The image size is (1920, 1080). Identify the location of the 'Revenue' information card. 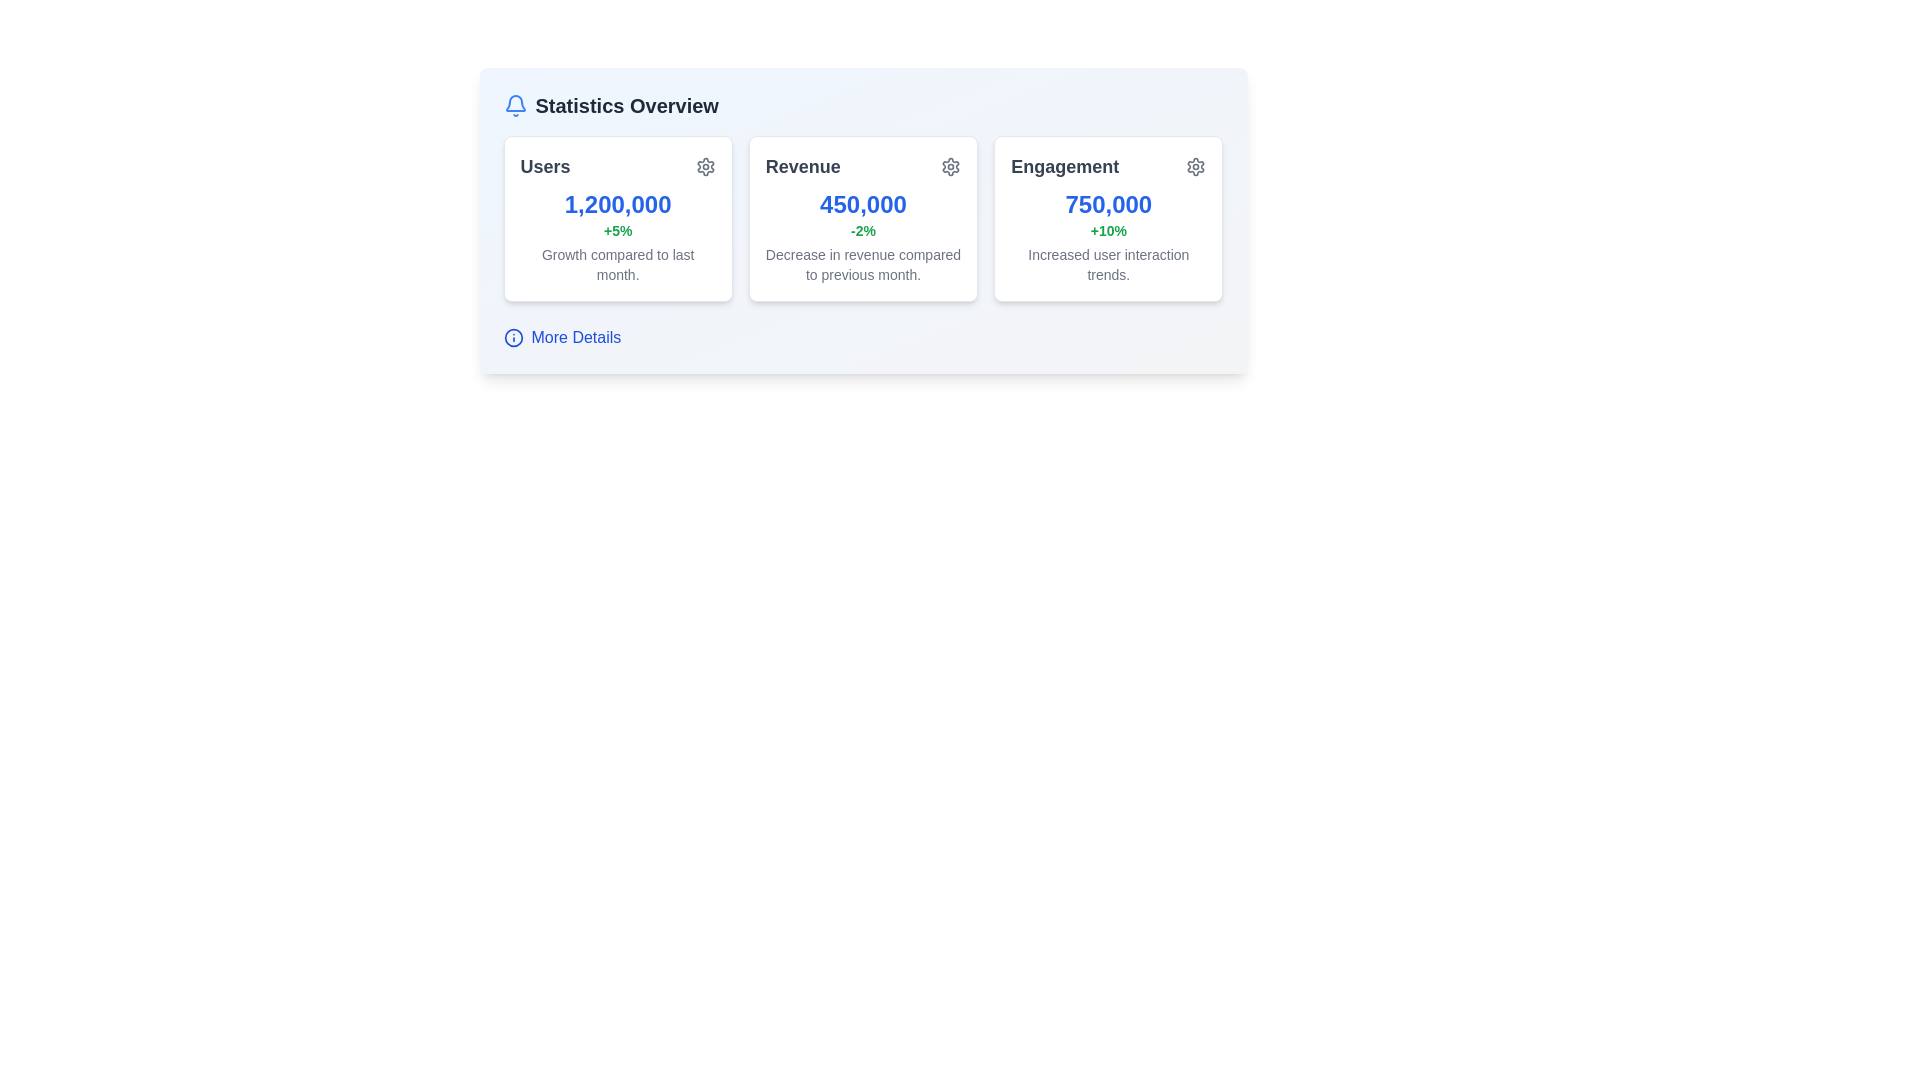
(863, 219).